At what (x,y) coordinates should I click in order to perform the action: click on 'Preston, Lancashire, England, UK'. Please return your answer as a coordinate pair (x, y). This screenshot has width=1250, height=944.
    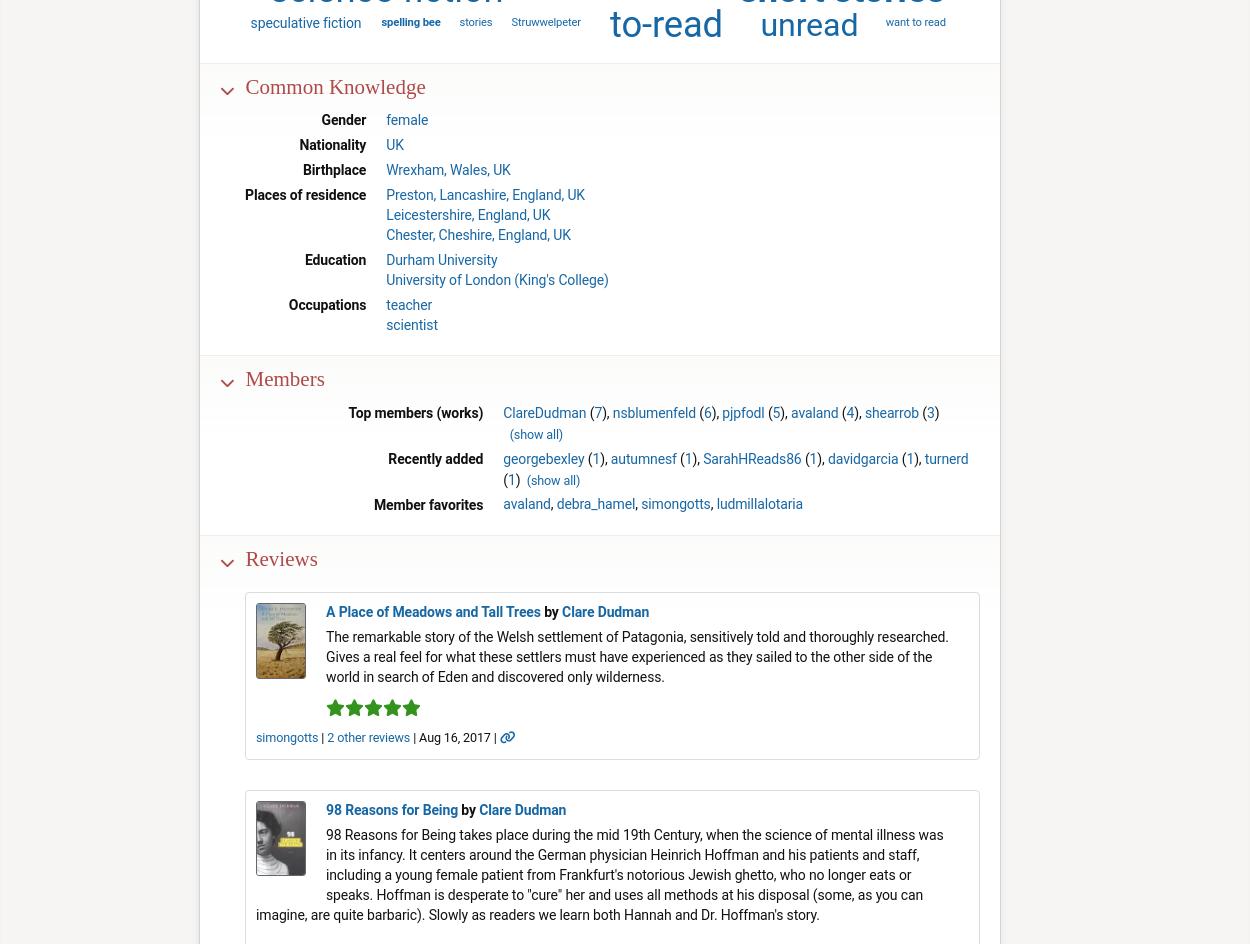
    Looking at the image, I should click on (484, 194).